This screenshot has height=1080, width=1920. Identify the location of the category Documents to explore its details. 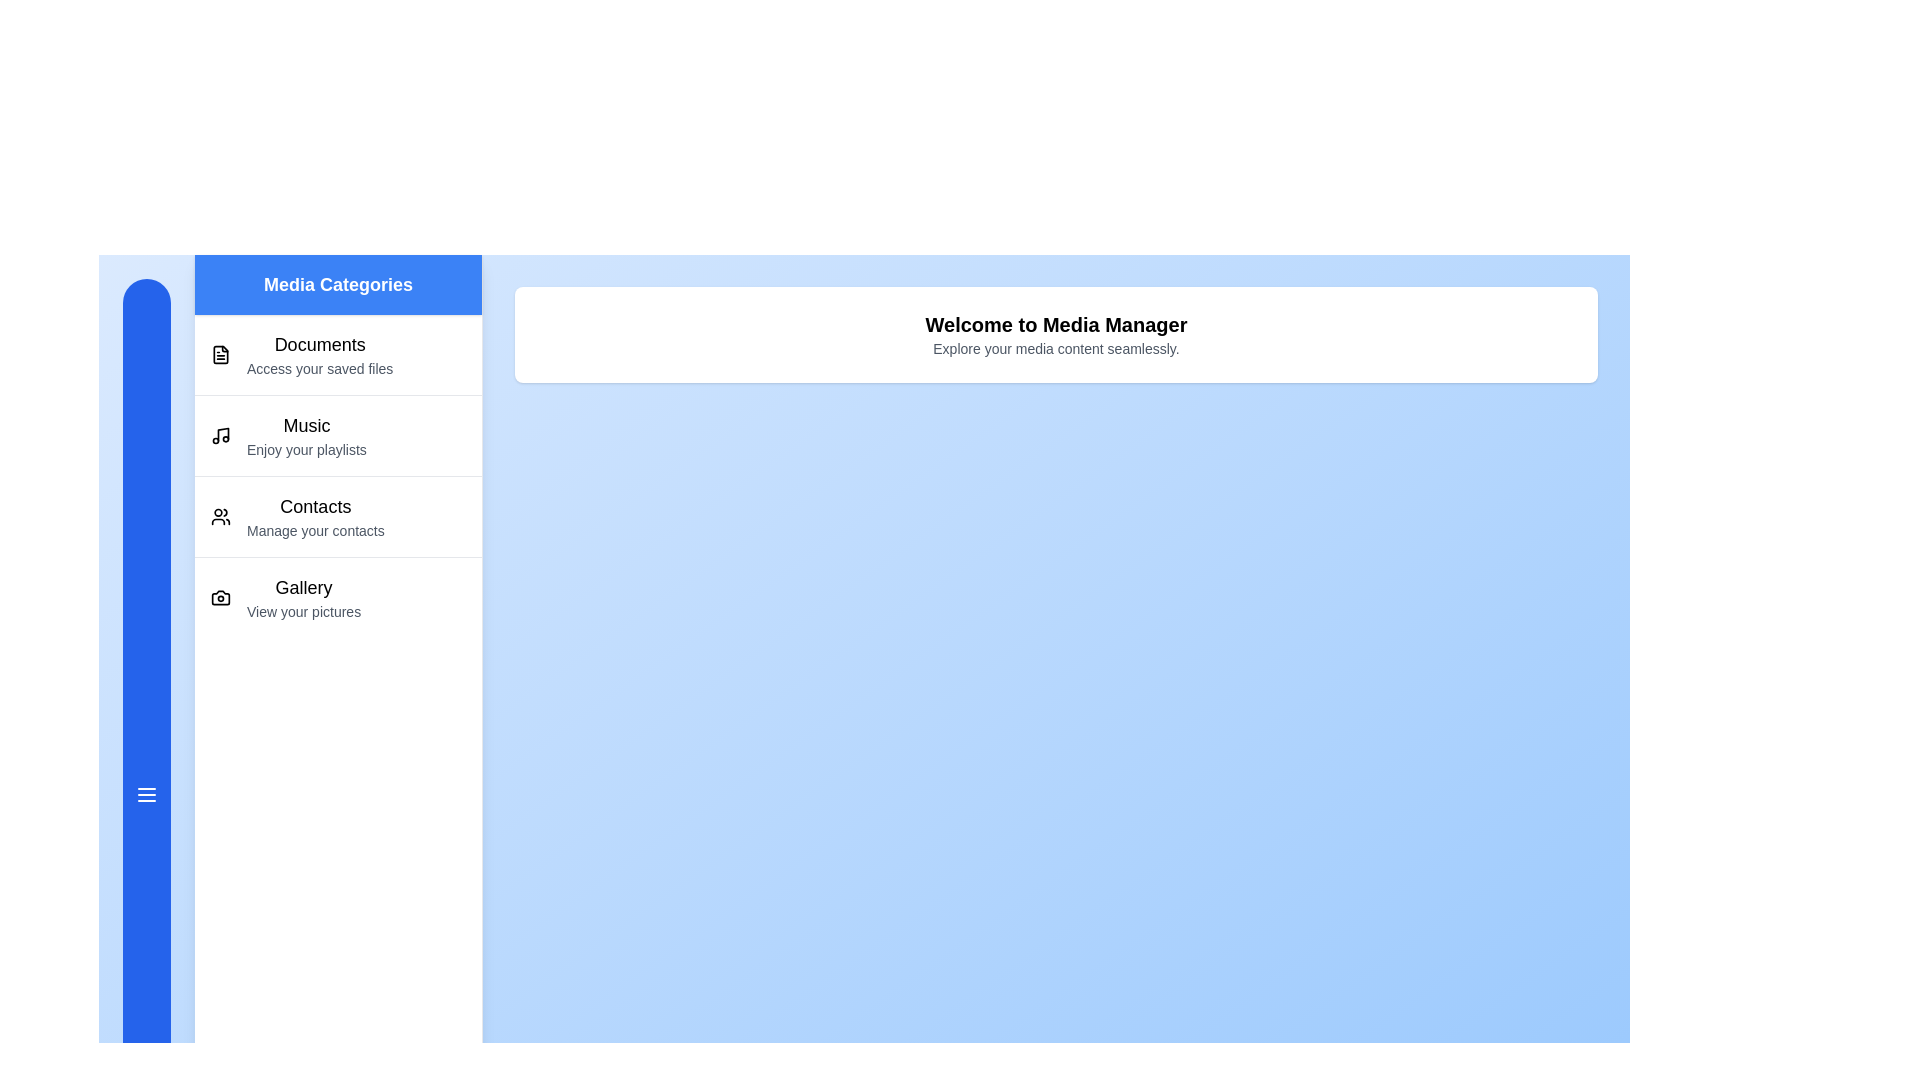
(338, 353).